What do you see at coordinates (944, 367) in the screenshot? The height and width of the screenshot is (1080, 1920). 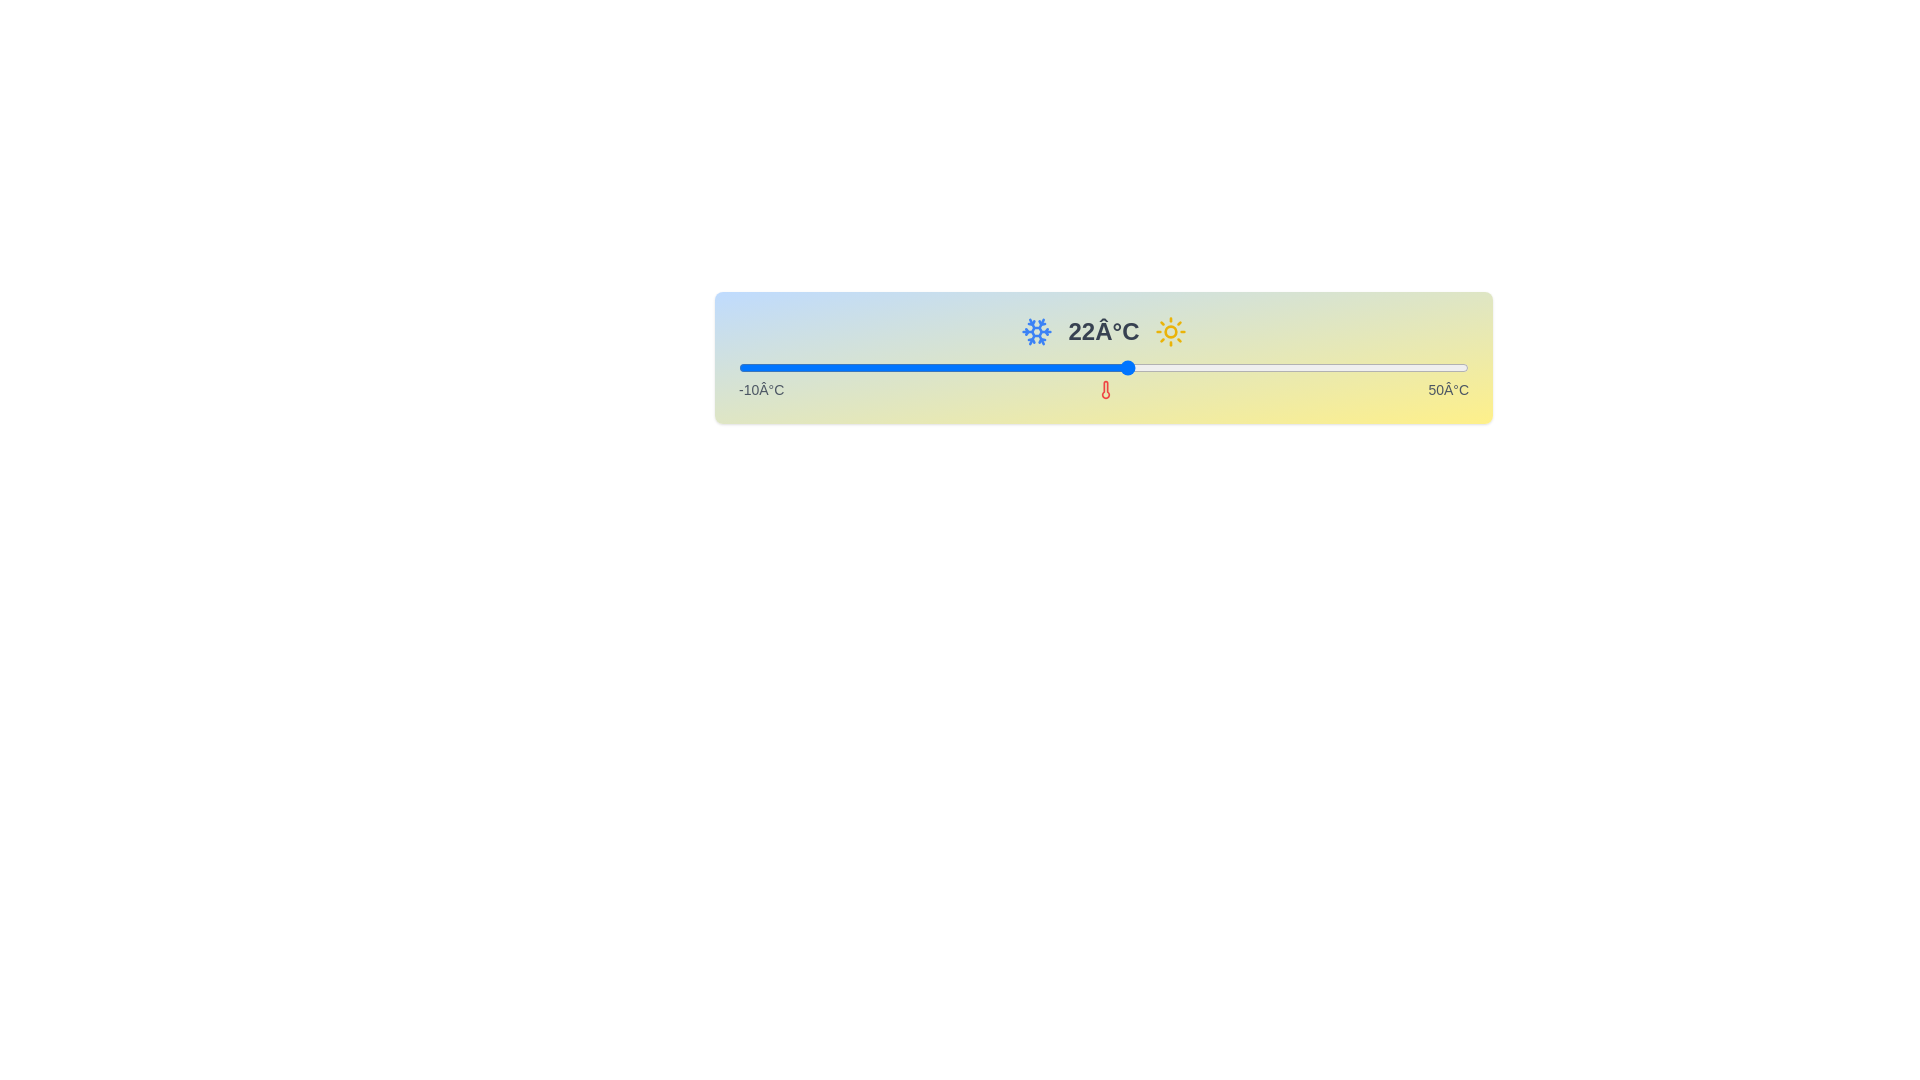 I see `the temperature slider to 7°C` at bounding box center [944, 367].